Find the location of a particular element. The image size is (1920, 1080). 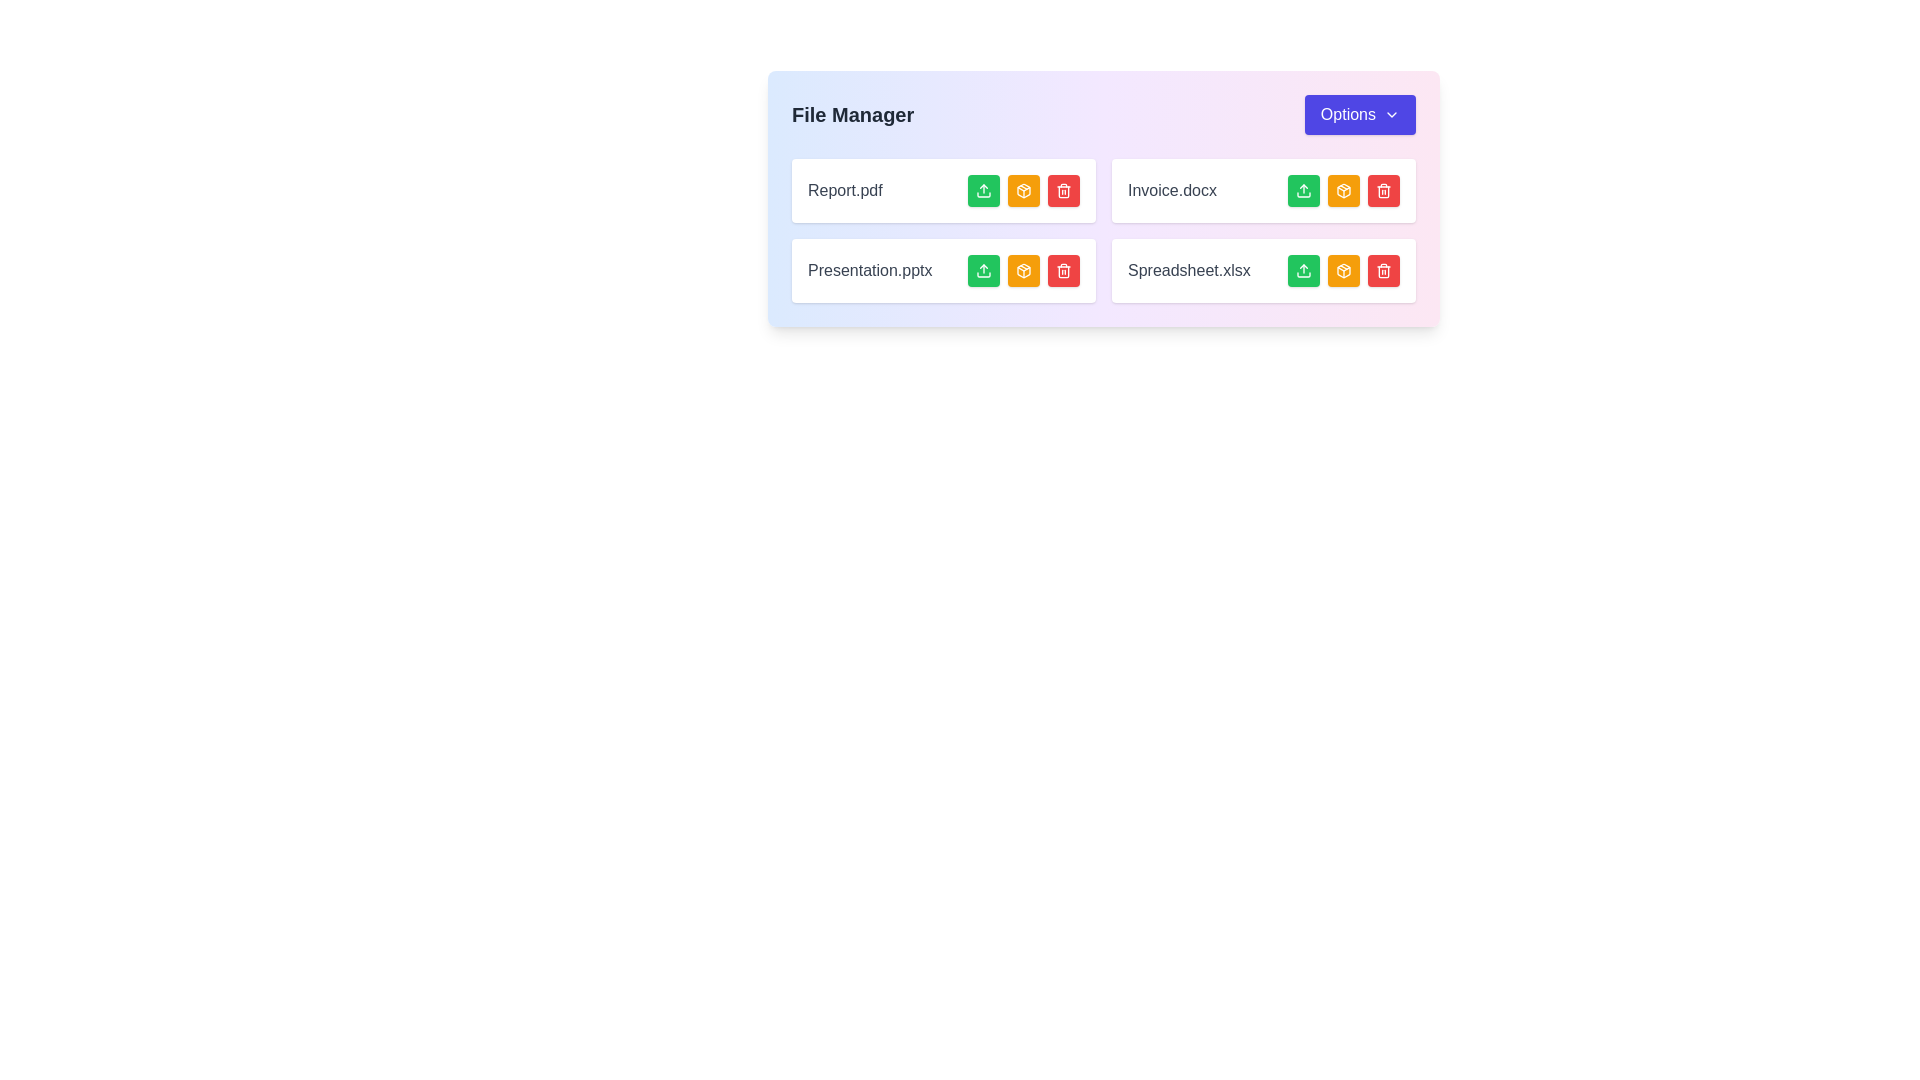

the red delete button with a white trash bin icon located to the right of 'Spreadsheet.xlsx' is located at coordinates (1382, 270).